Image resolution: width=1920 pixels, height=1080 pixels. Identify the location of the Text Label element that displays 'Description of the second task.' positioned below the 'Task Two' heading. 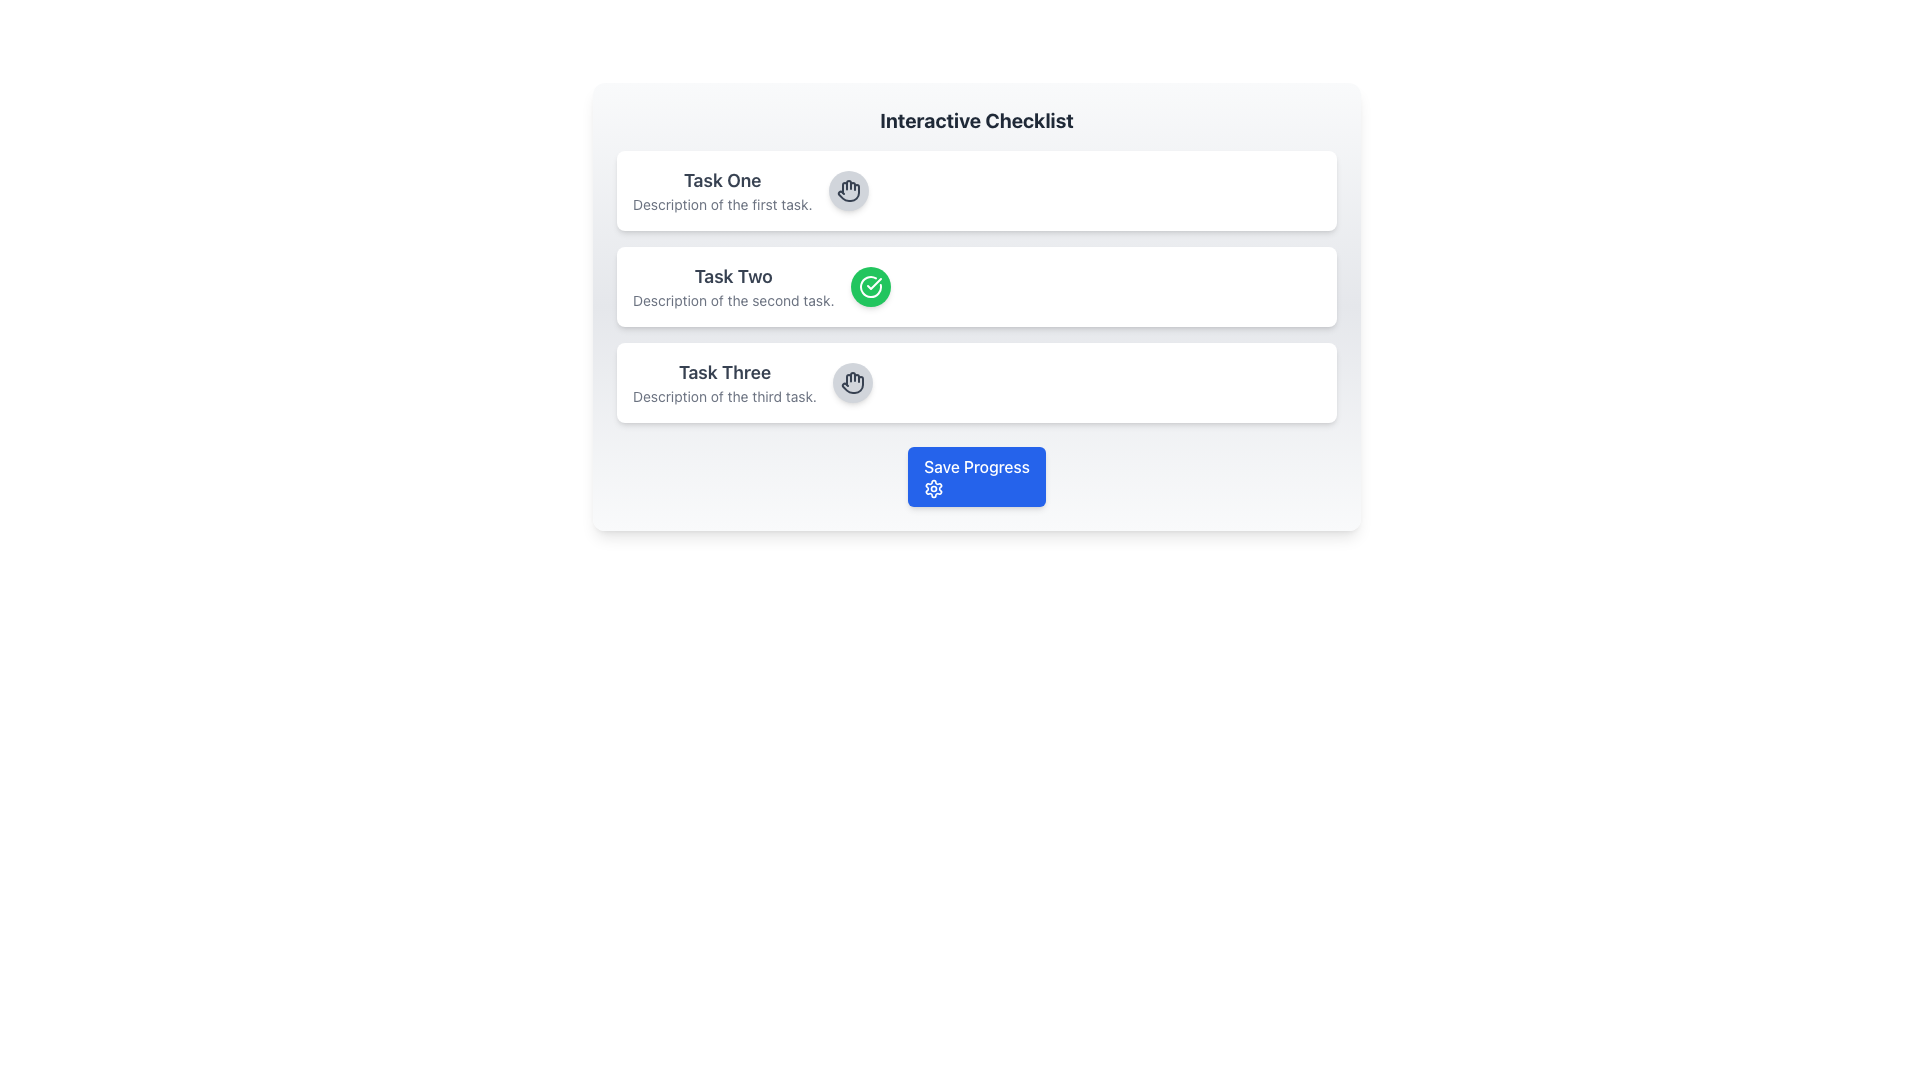
(732, 300).